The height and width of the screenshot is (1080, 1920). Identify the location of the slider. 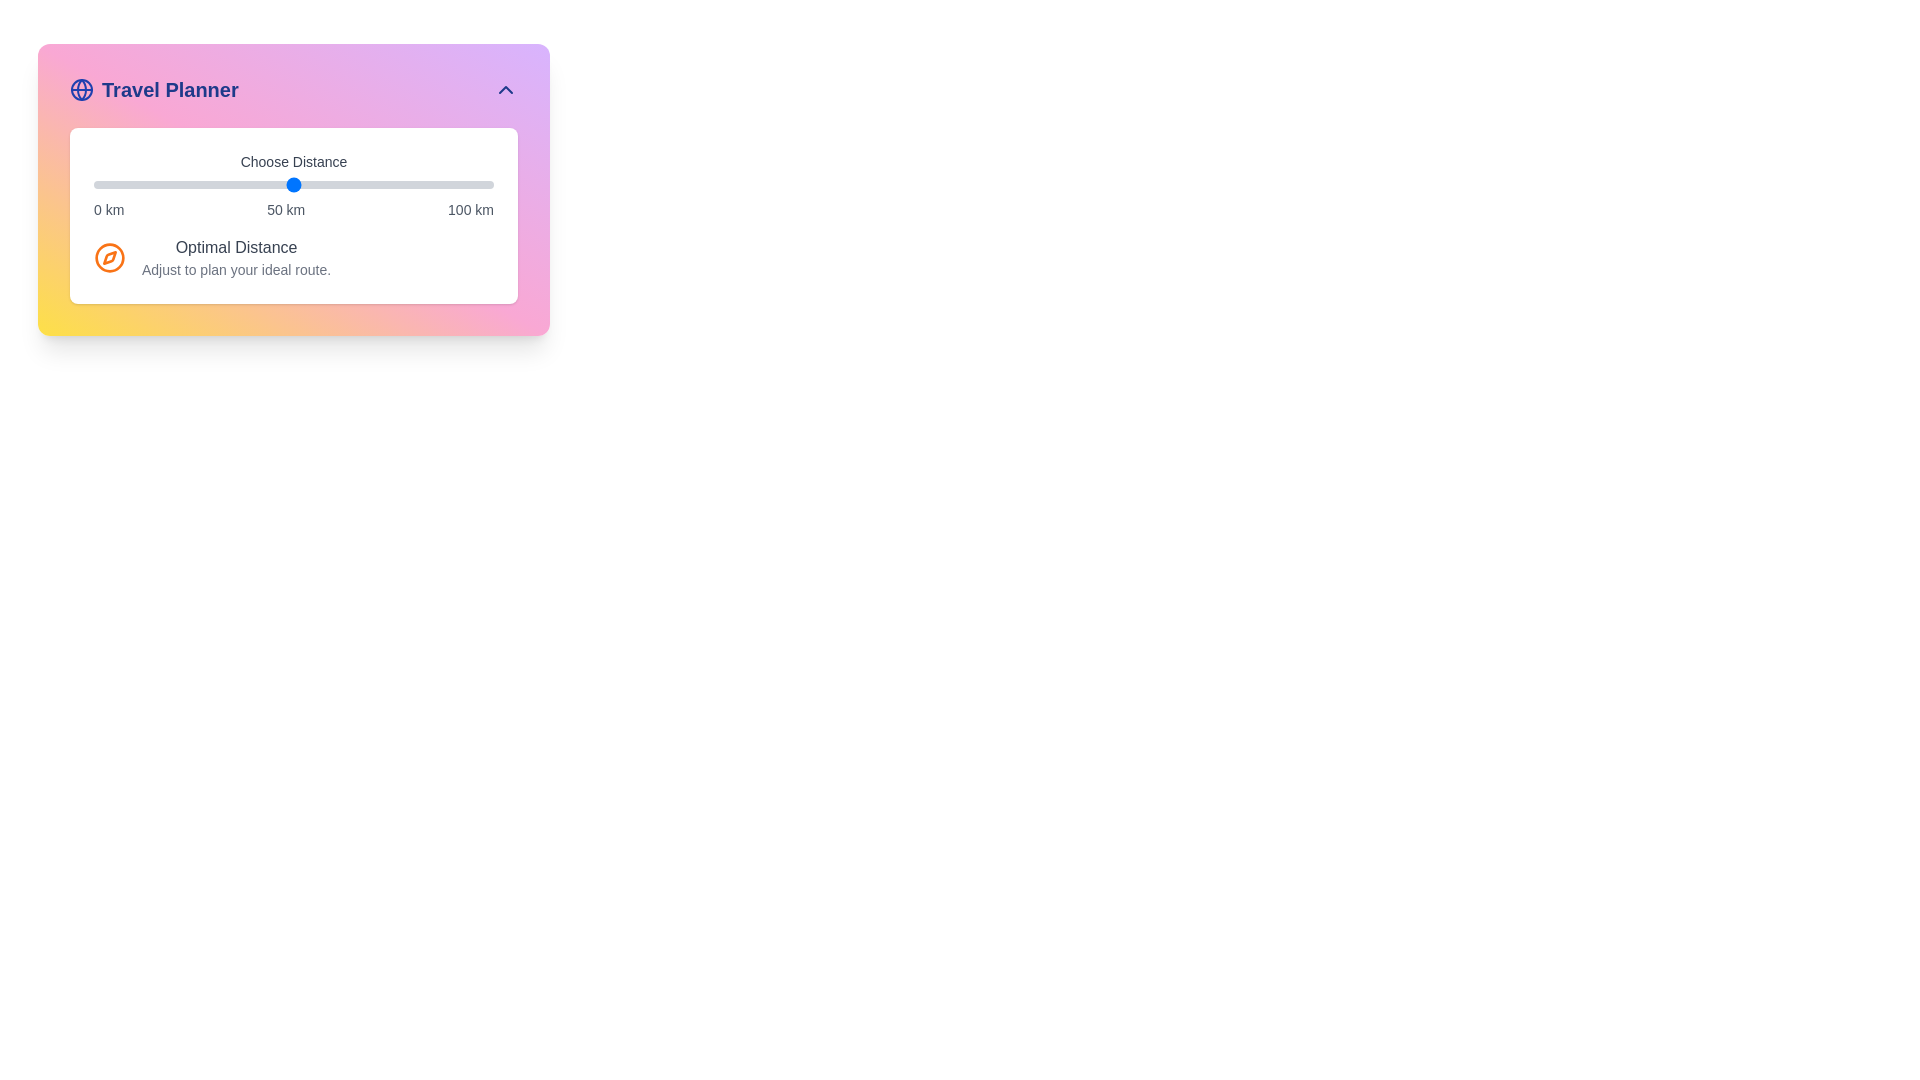
(412, 185).